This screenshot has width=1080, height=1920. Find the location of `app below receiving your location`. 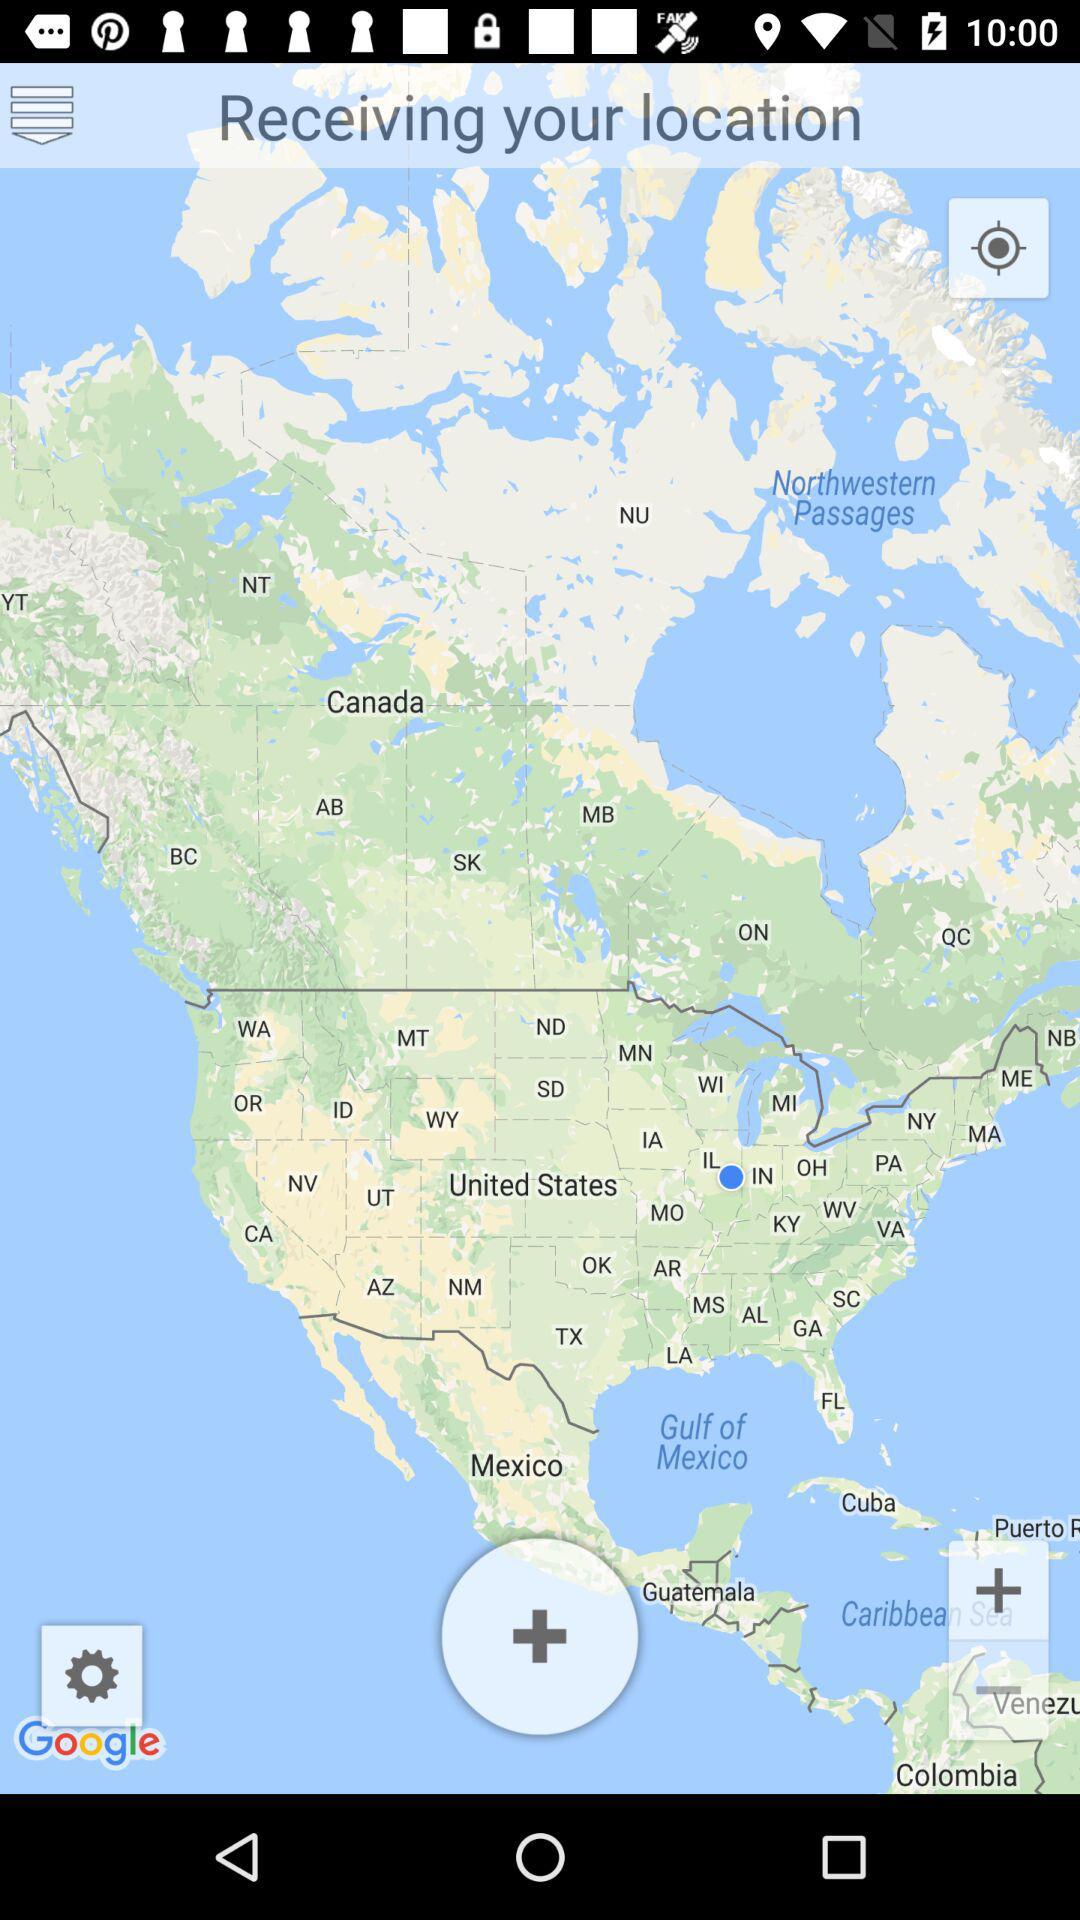

app below receiving your location is located at coordinates (998, 248).